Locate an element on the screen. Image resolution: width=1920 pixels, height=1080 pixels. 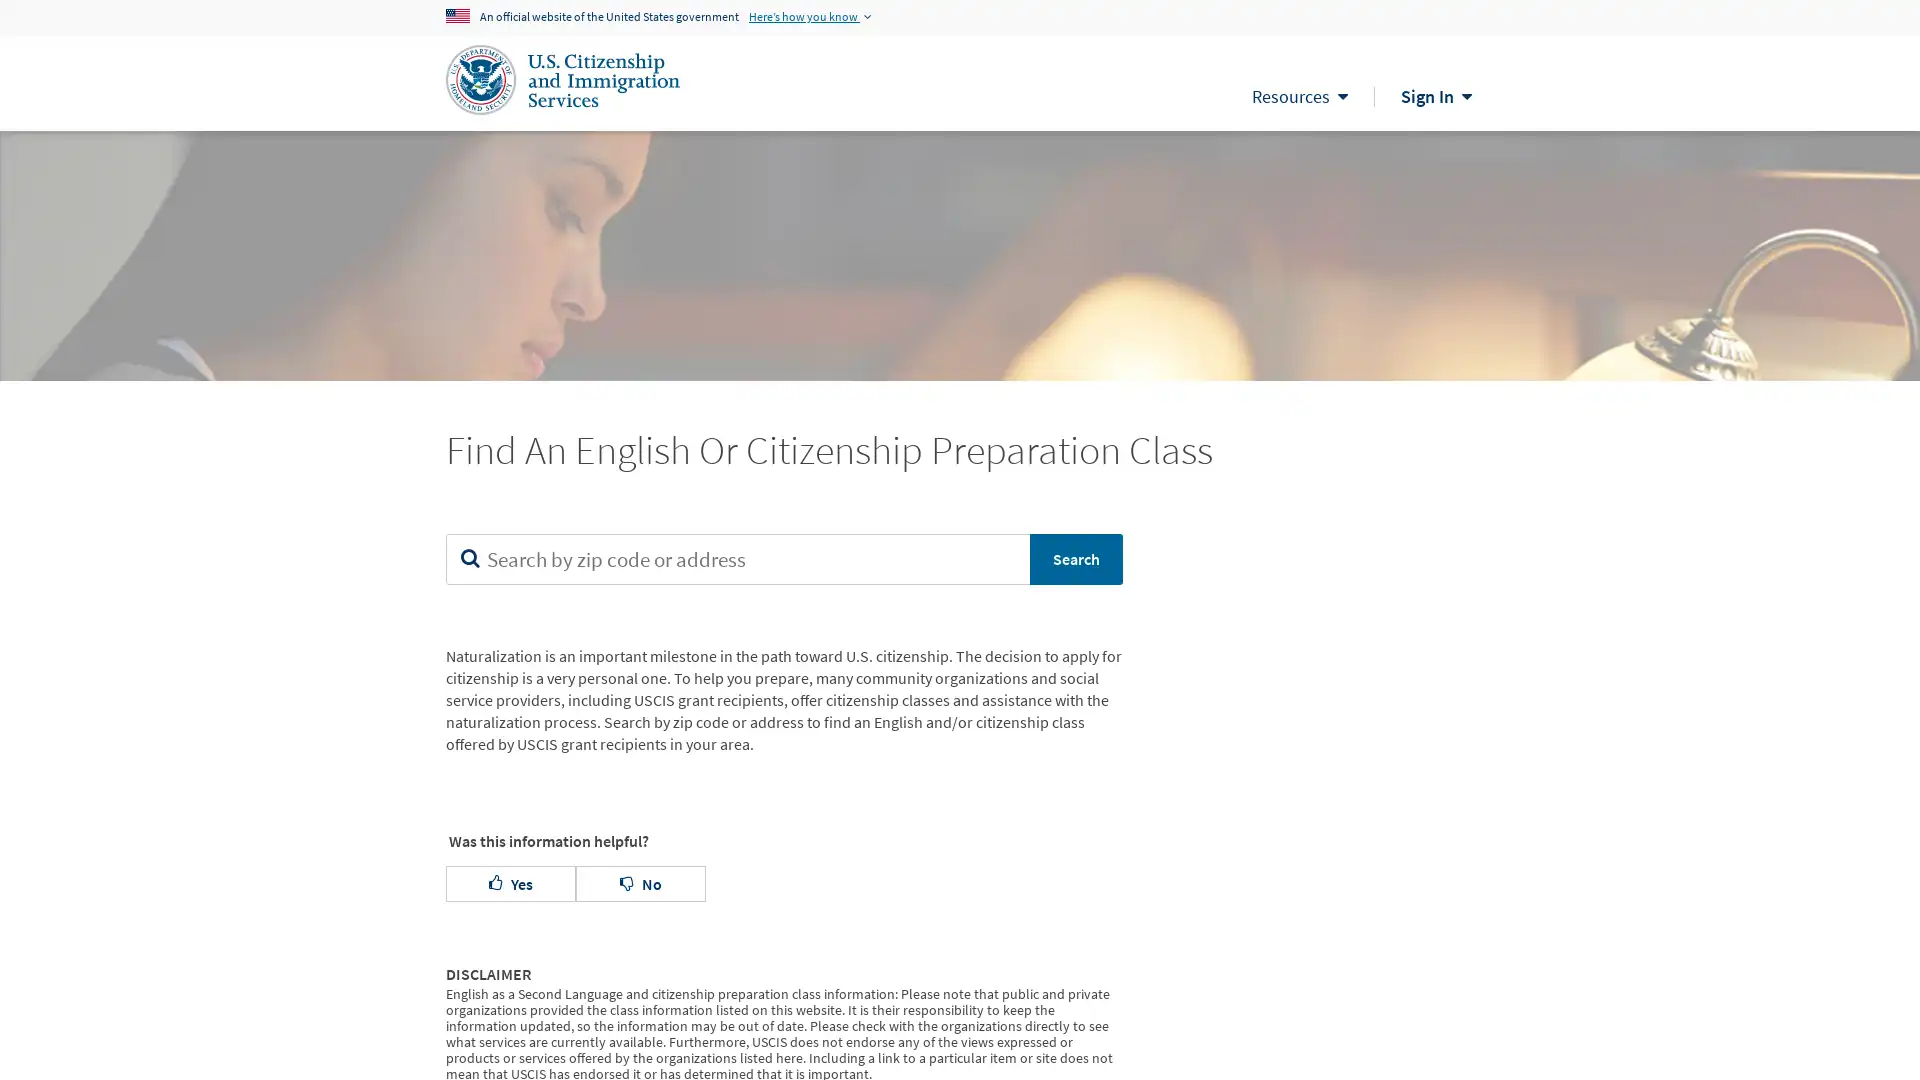
Yes is located at coordinates (510, 882).